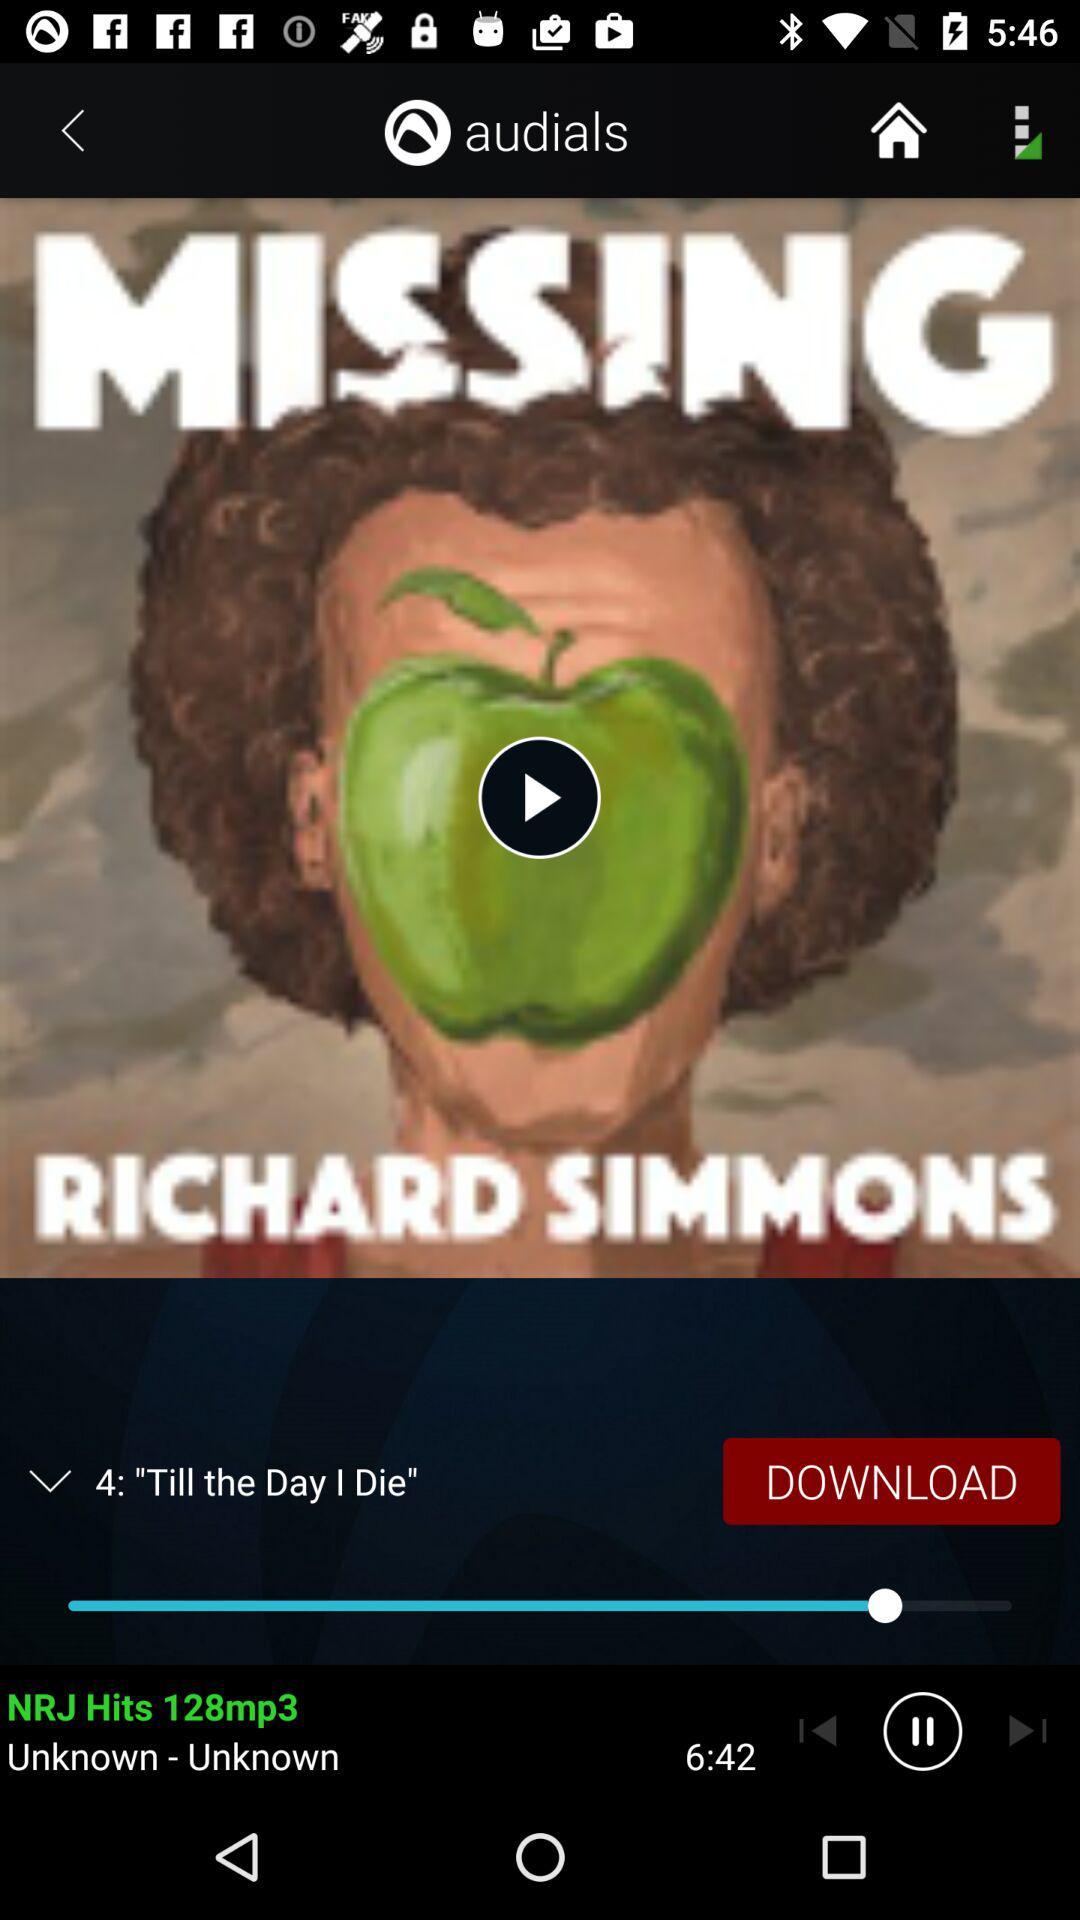 Image resolution: width=1080 pixels, height=1920 pixels. Describe the element at coordinates (897, 129) in the screenshot. I see `the item next to audials` at that location.